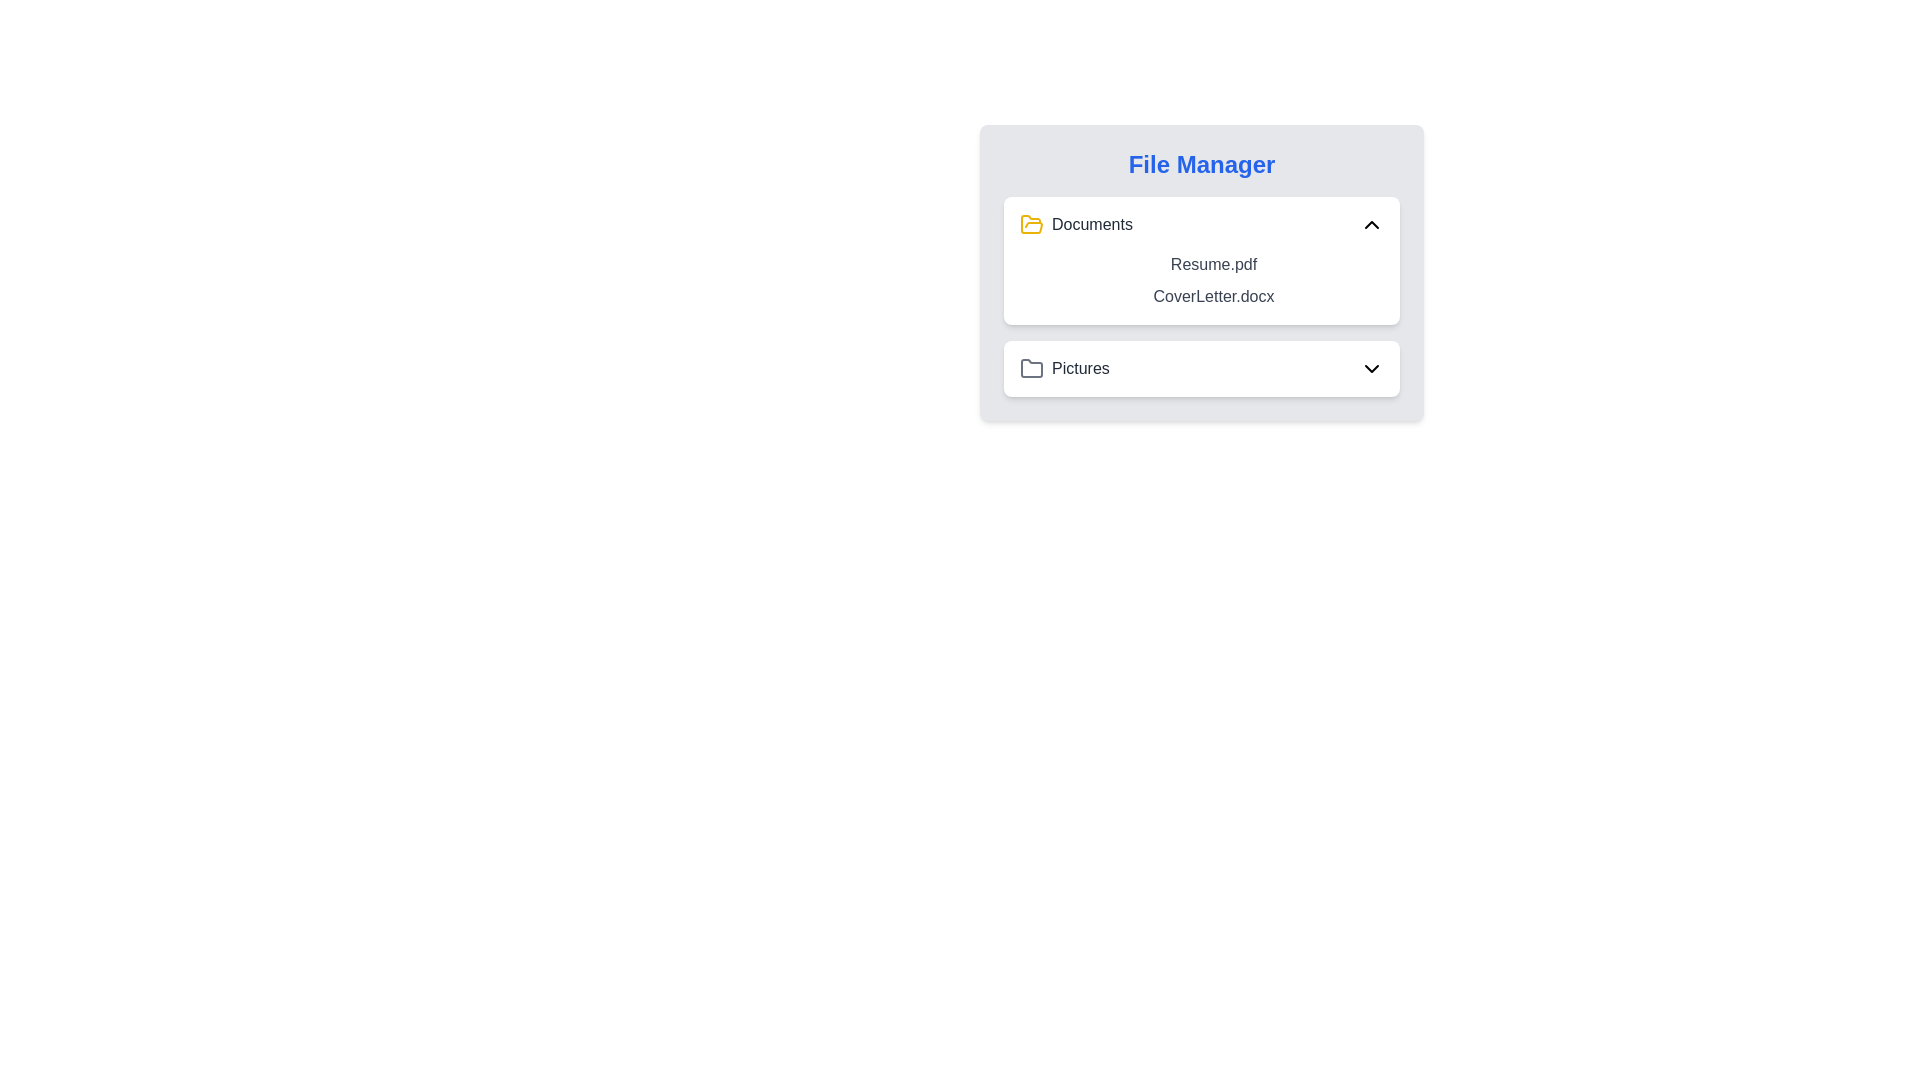  What do you see at coordinates (1032, 224) in the screenshot?
I see `the yellowish tinted folder icon located near the 'Documents' label in the 'File Manager' pane` at bounding box center [1032, 224].